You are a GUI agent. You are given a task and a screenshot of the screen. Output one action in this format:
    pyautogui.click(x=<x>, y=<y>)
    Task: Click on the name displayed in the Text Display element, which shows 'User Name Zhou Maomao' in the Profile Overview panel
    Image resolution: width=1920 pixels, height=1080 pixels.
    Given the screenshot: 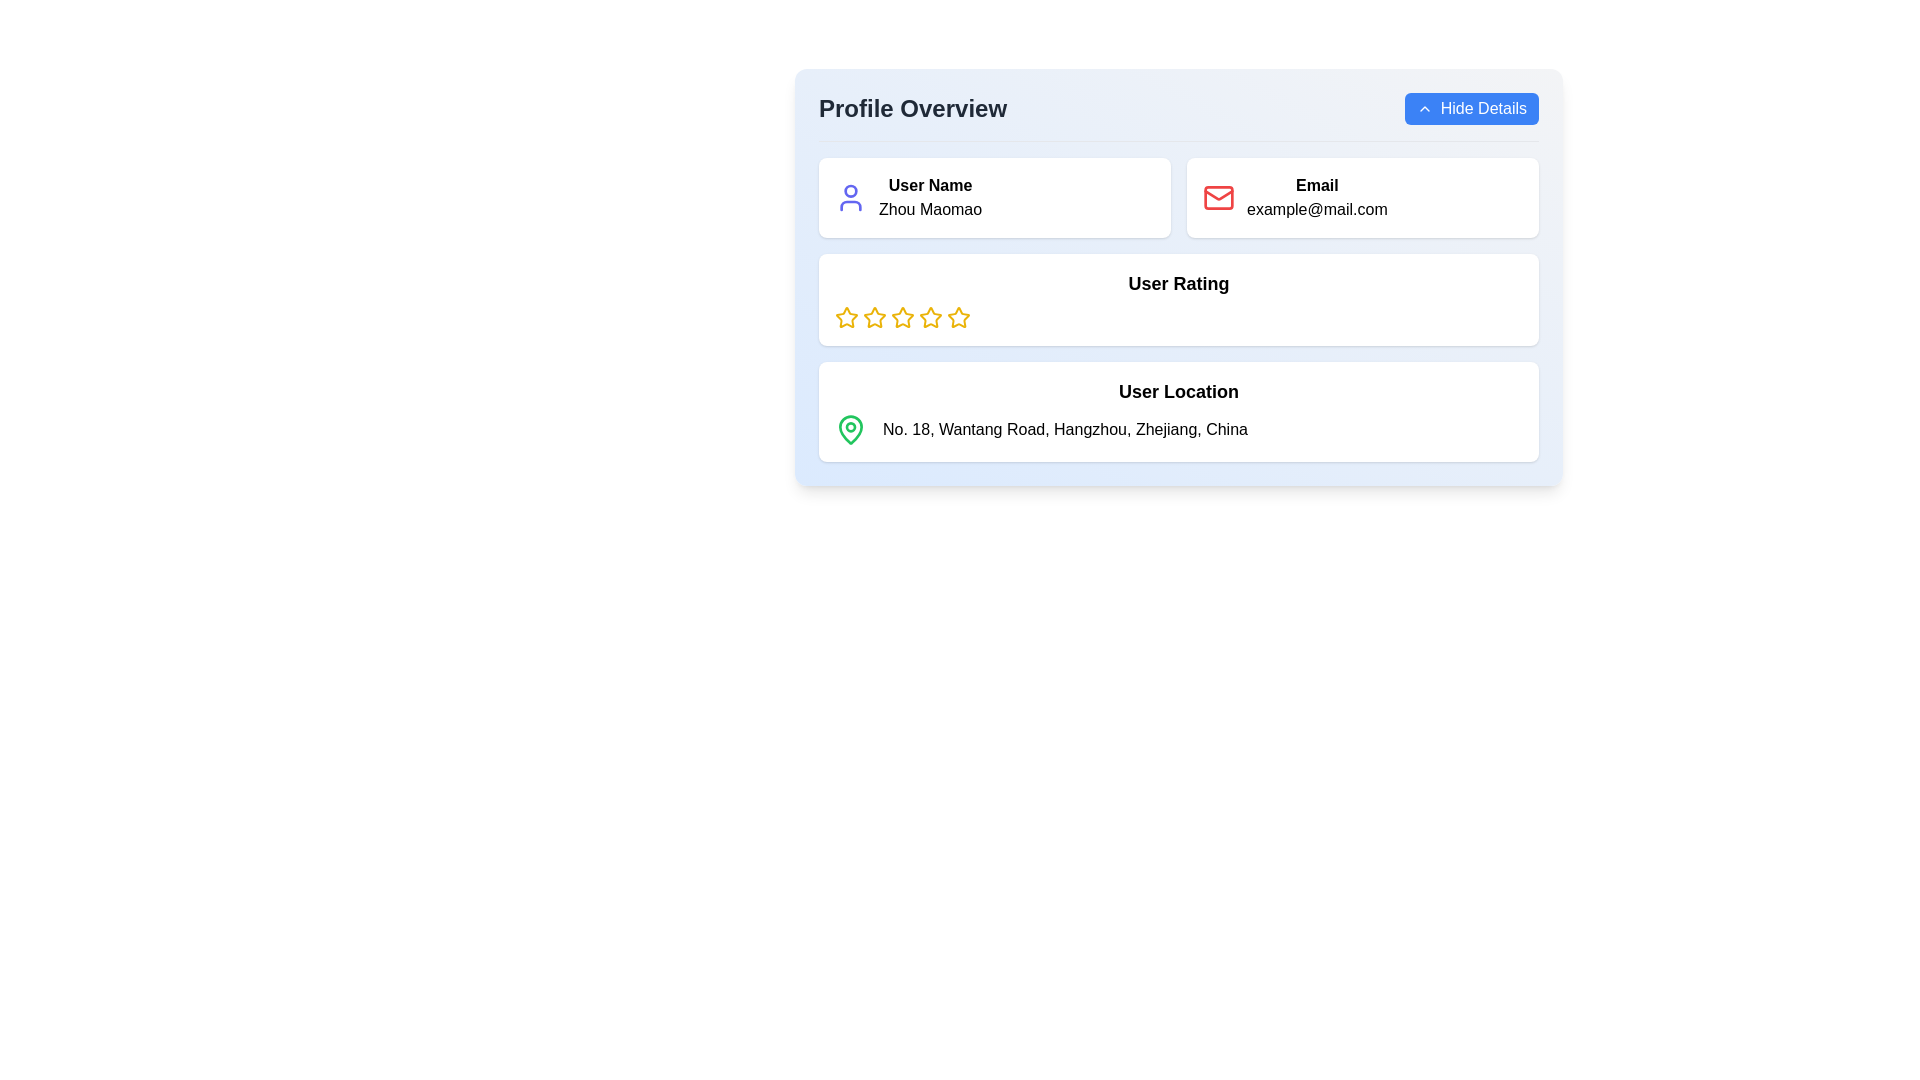 What is the action you would take?
    pyautogui.click(x=929, y=197)
    